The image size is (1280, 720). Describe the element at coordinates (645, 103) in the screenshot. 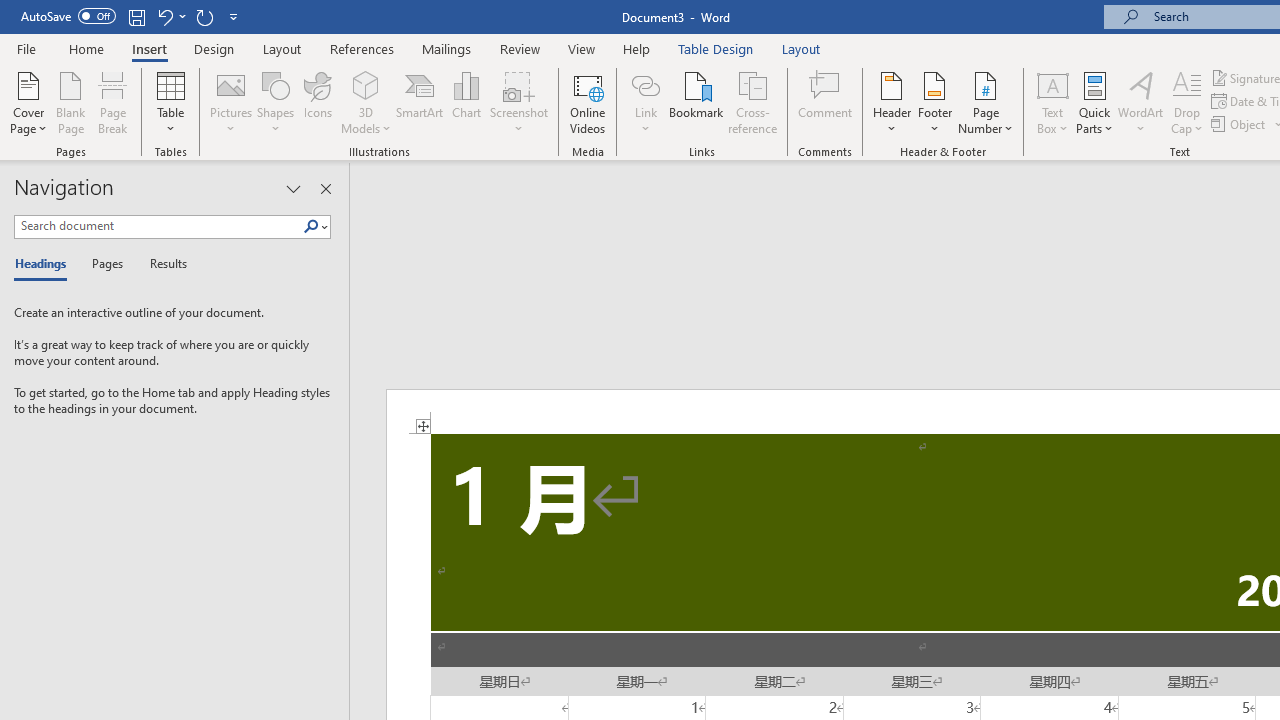

I see `'Link'` at that location.